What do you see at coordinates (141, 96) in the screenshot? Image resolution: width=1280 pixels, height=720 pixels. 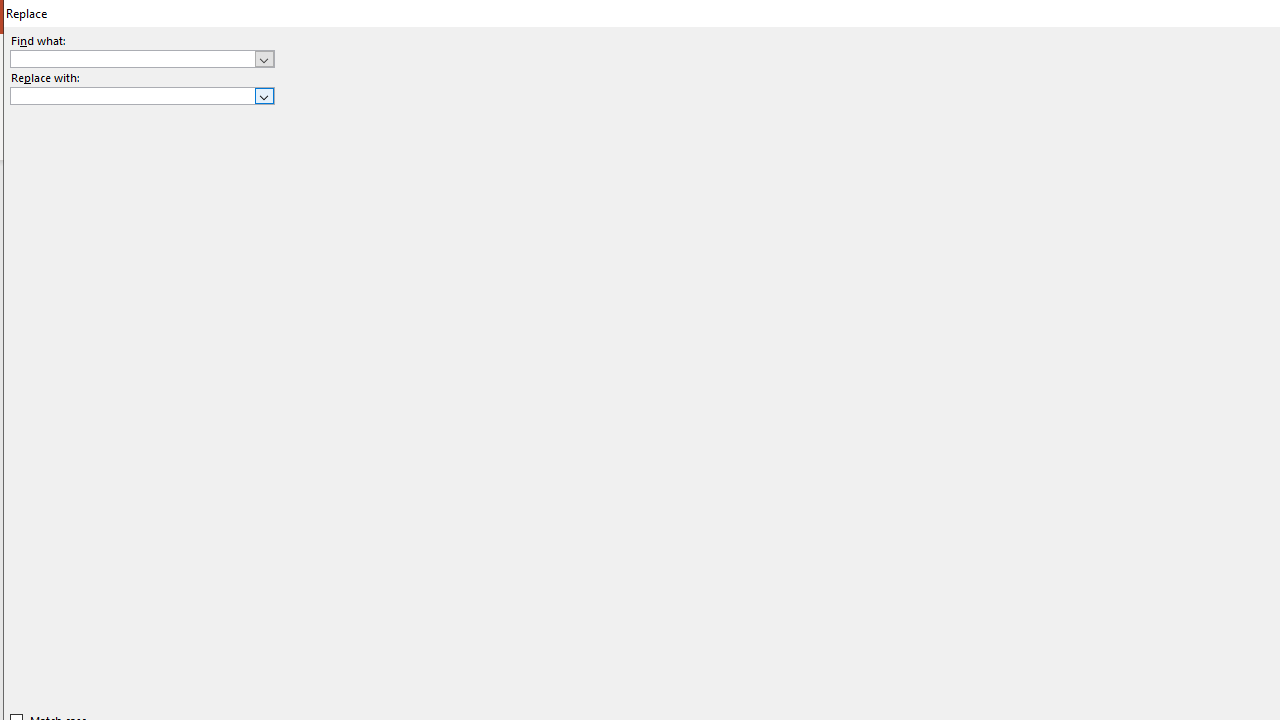 I see `'Replace with'` at bounding box center [141, 96].